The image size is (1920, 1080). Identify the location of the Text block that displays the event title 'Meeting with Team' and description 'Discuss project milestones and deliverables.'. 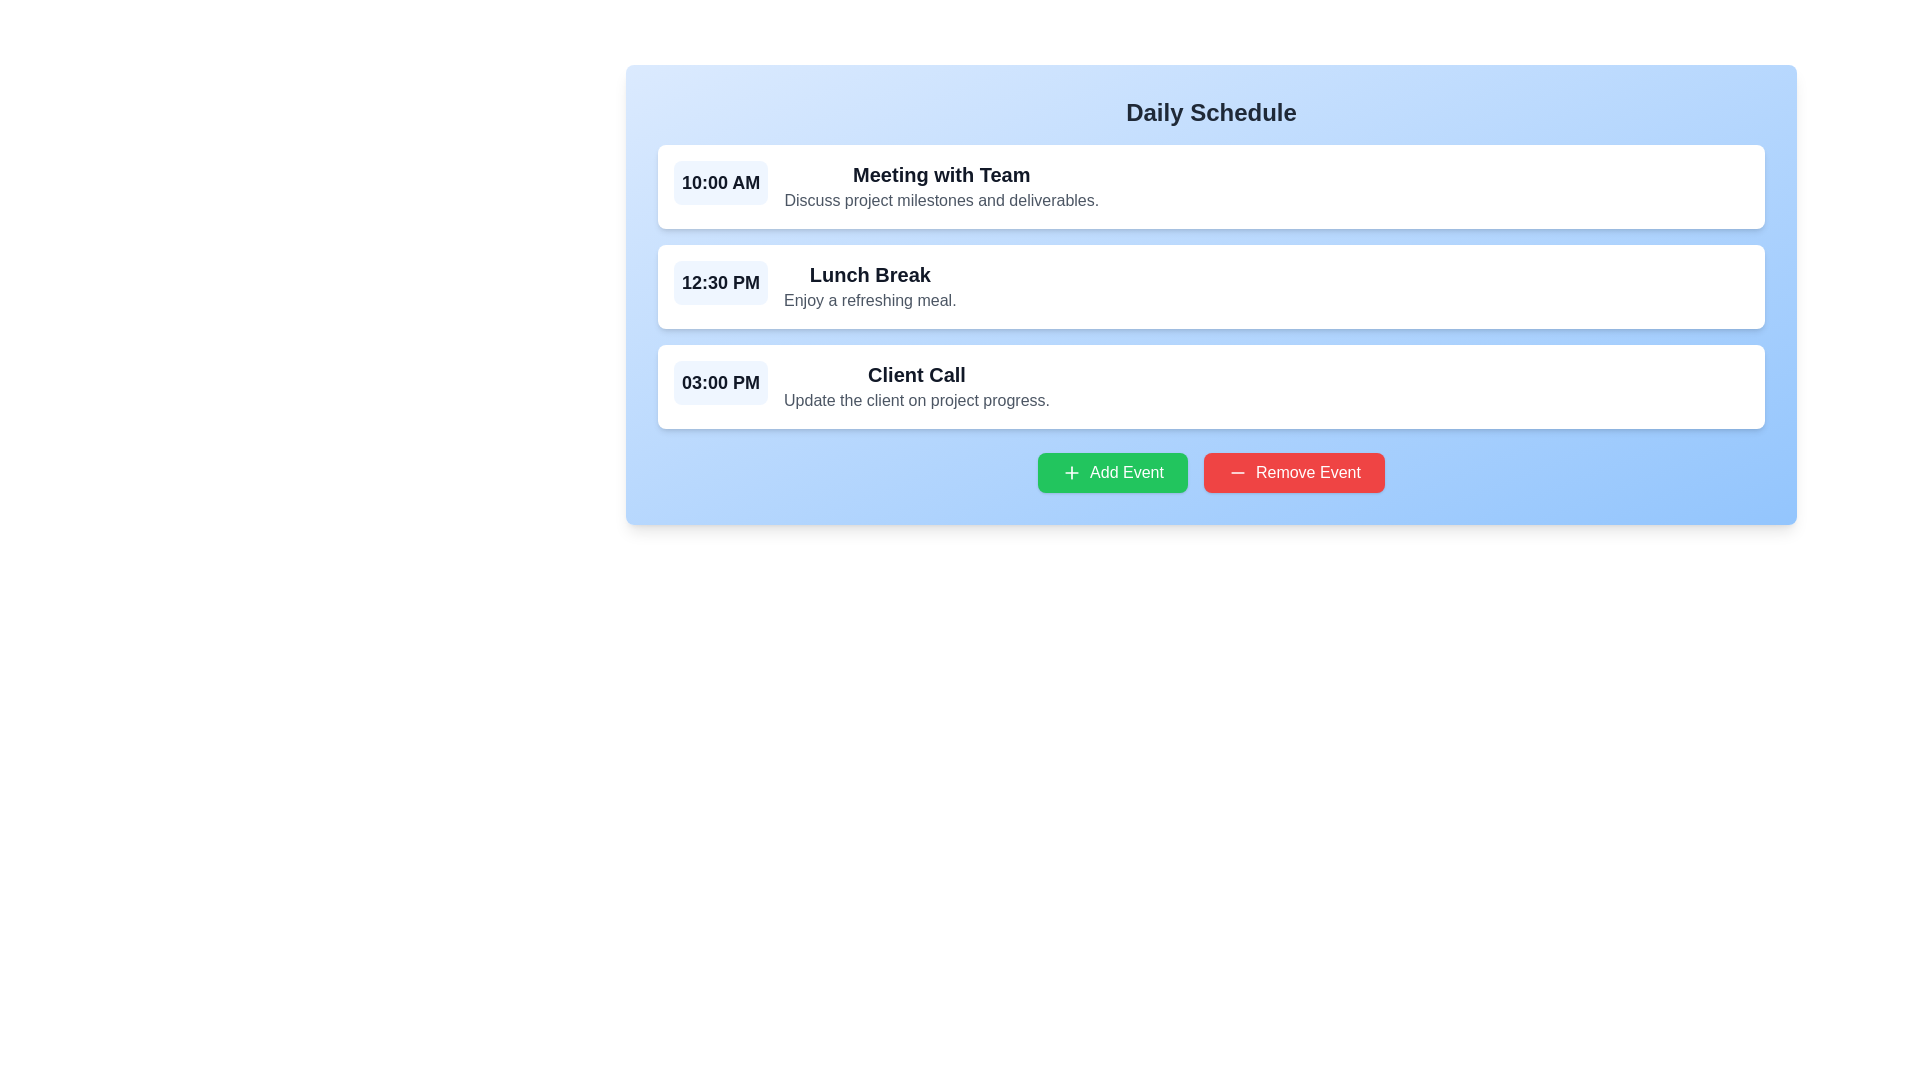
(940, 186).